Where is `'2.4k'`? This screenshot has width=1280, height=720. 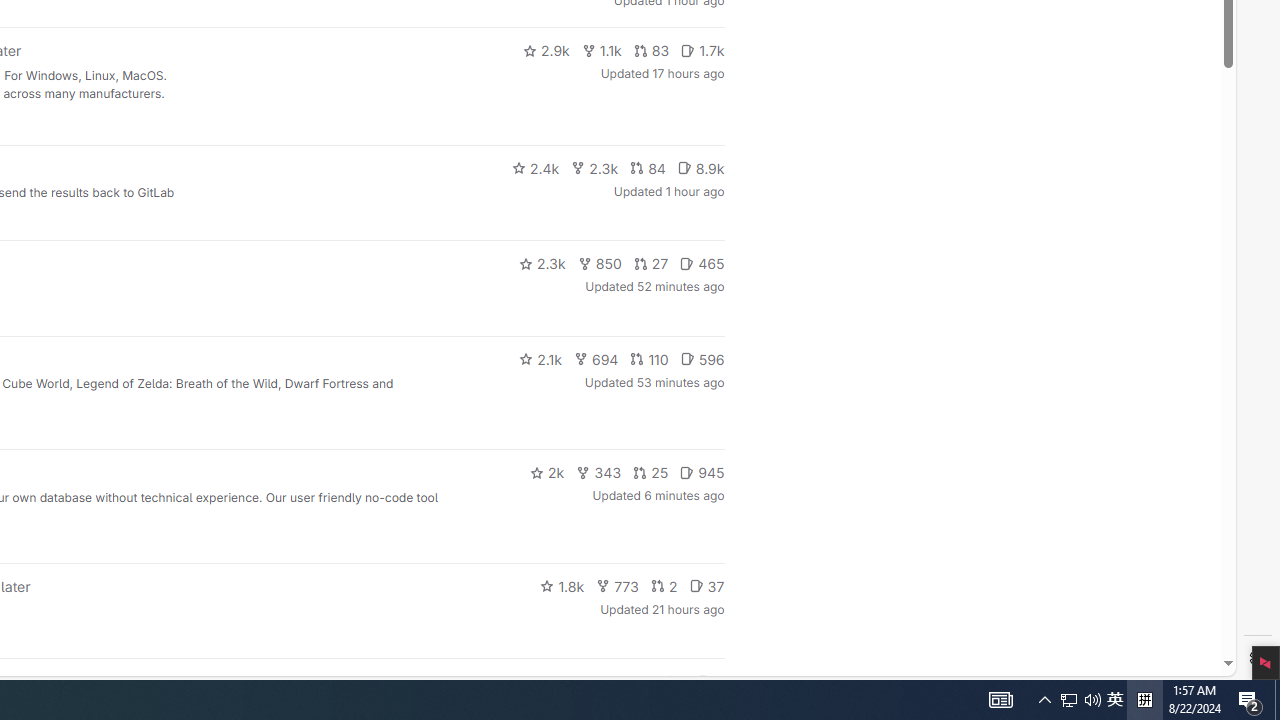 '2.4k' is located at coordinates (535, 167).